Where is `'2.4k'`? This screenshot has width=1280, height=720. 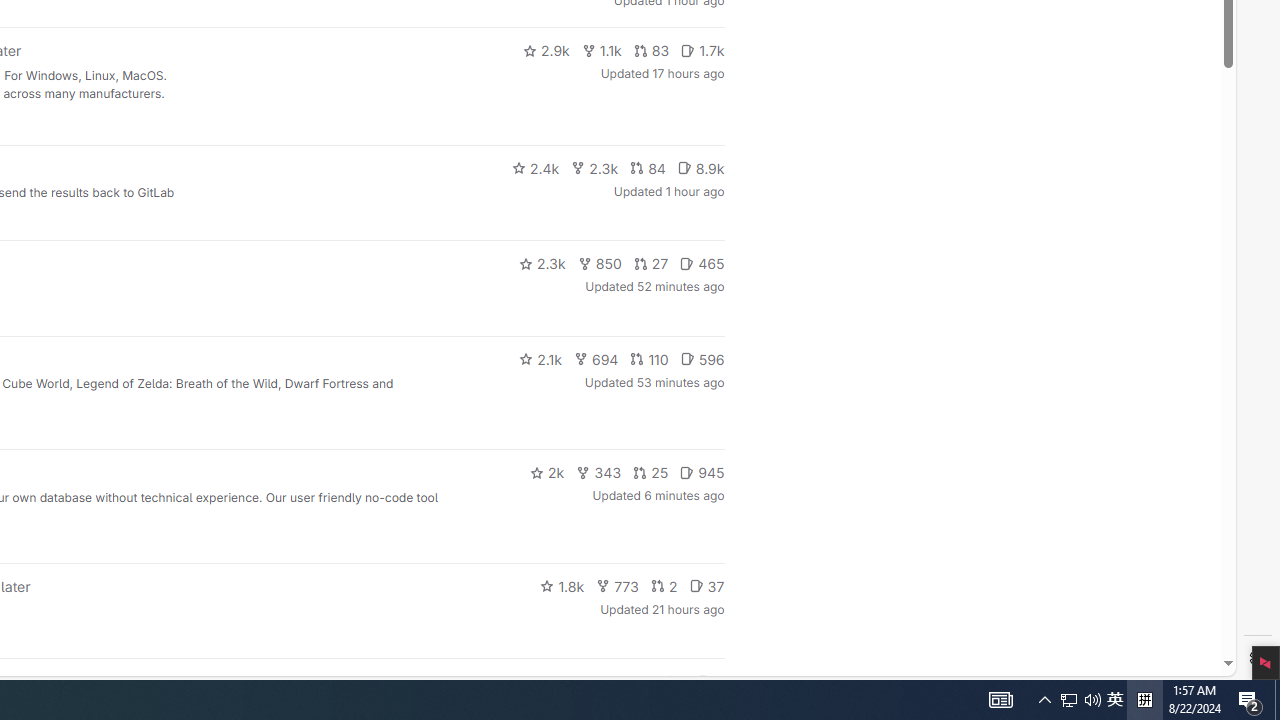 '2.4k' is located at coordinates (535, 167).